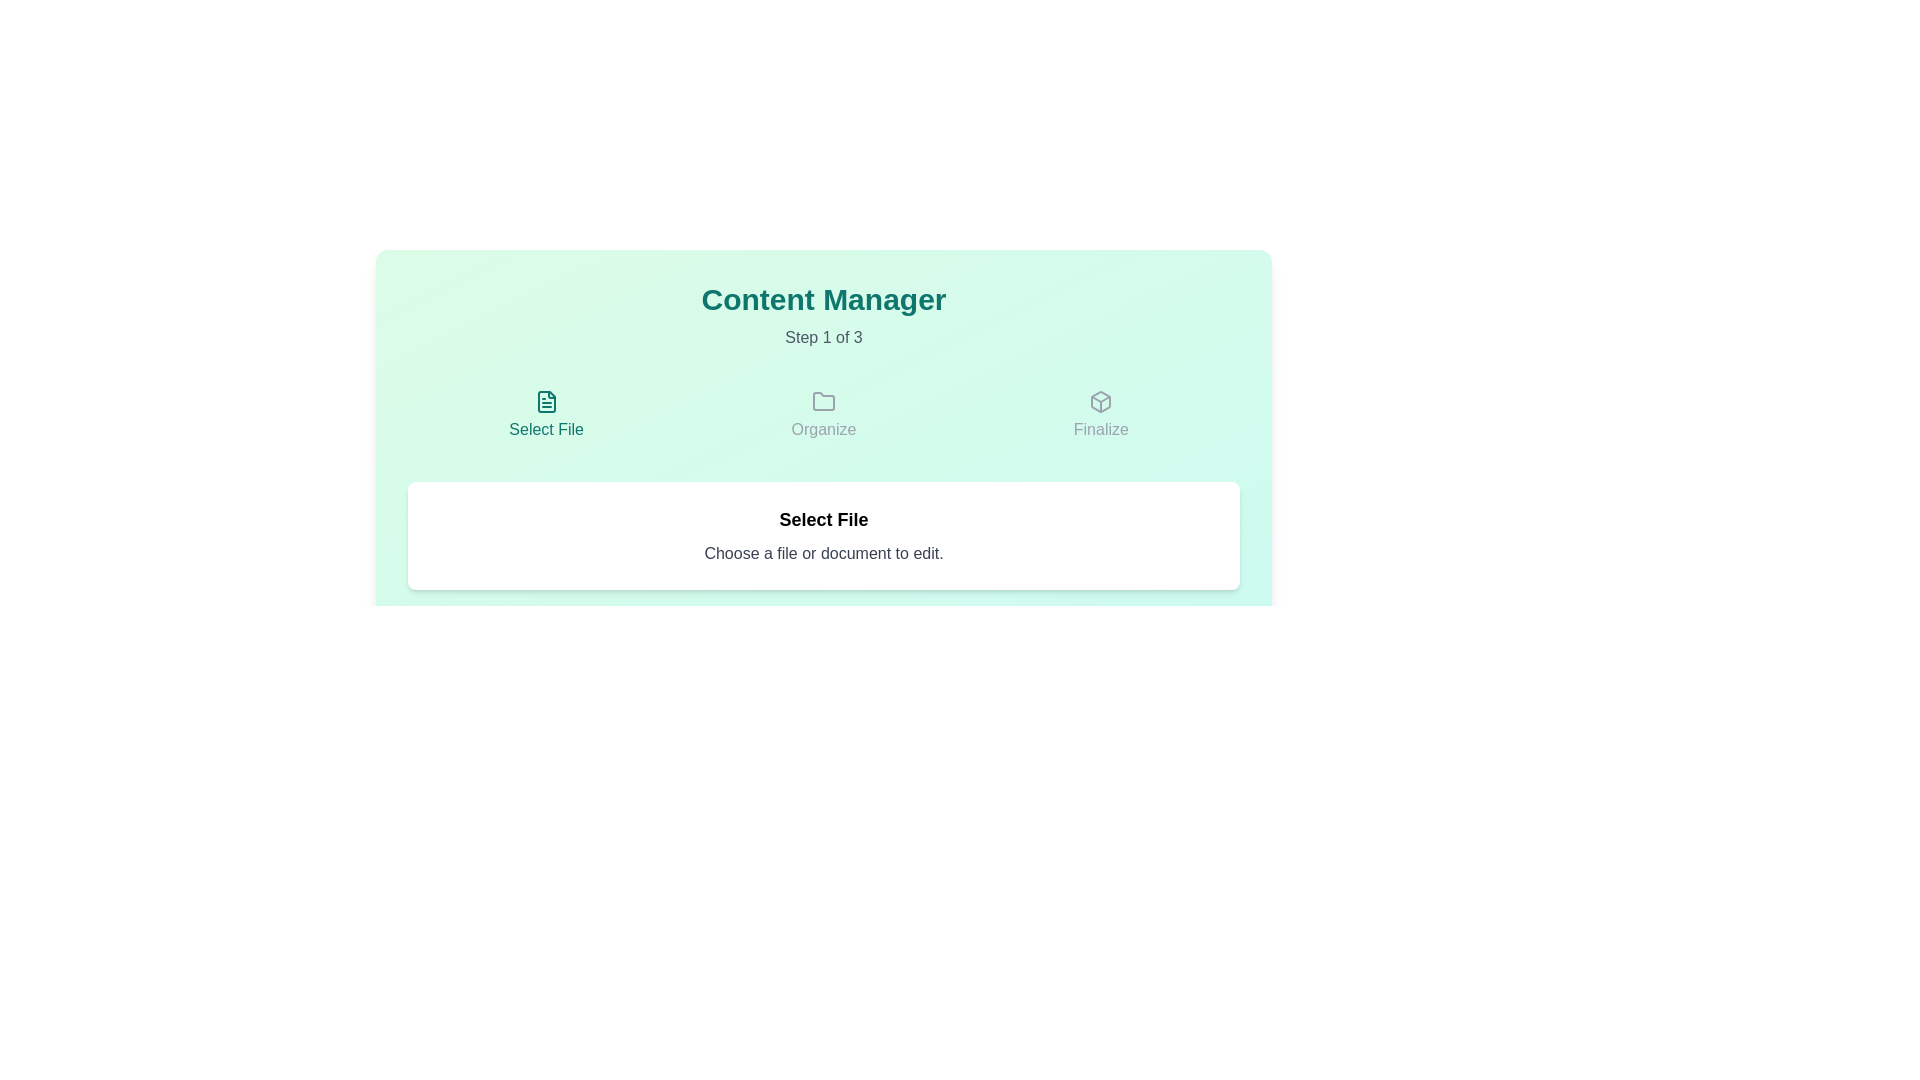 This screenshot has height=1080, width=1920. I want to click on the 'Finalize' icon, which is a minimalist cube-like structure and the rightmost icon in a series of three at the top-center of the interface, so click(1100, 401).